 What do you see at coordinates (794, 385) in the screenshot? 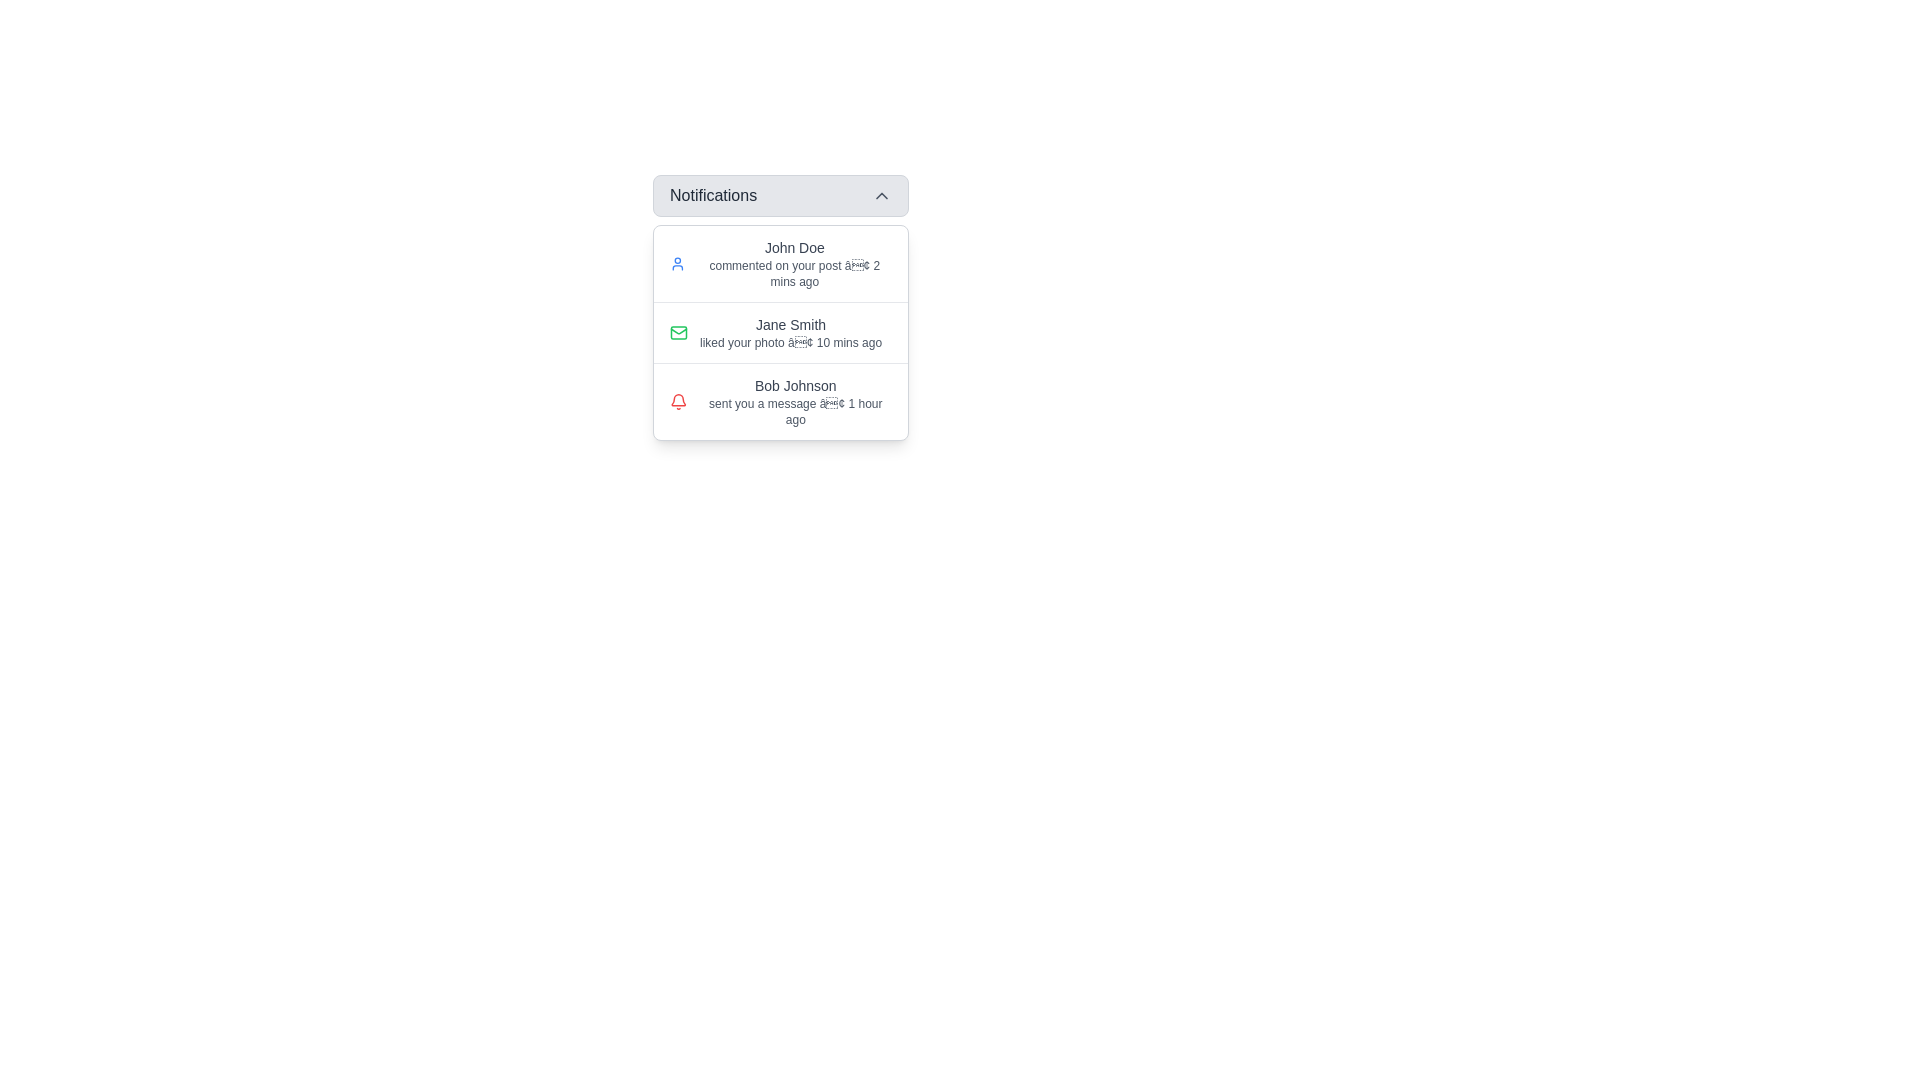
I see `the text label displaying the name 'Bob Johnson' in the notification dropdown menu` at bounding box center [794, 385].